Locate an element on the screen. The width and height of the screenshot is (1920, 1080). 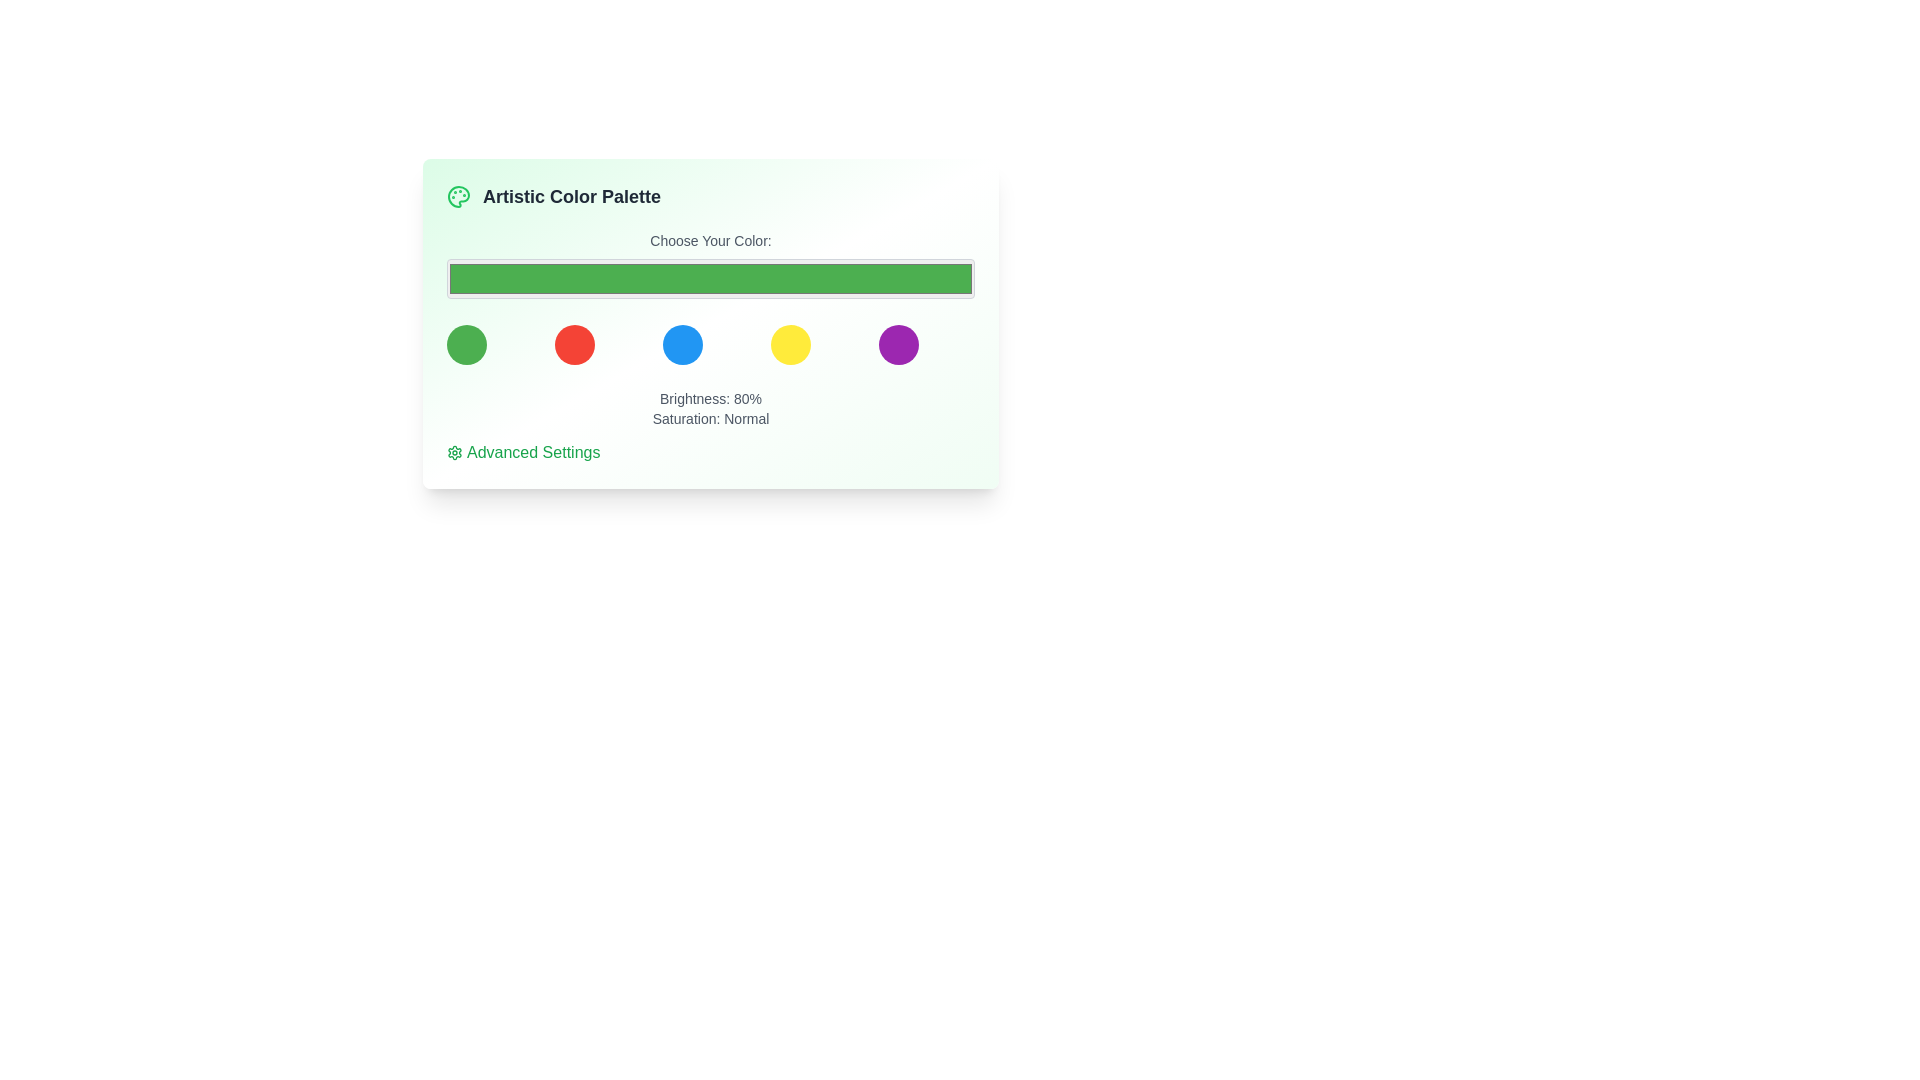
the third colored circle in the 'Choose Your Color' section of the 'Artistic Color Palette' card interface is located at coordinates (710, 343).